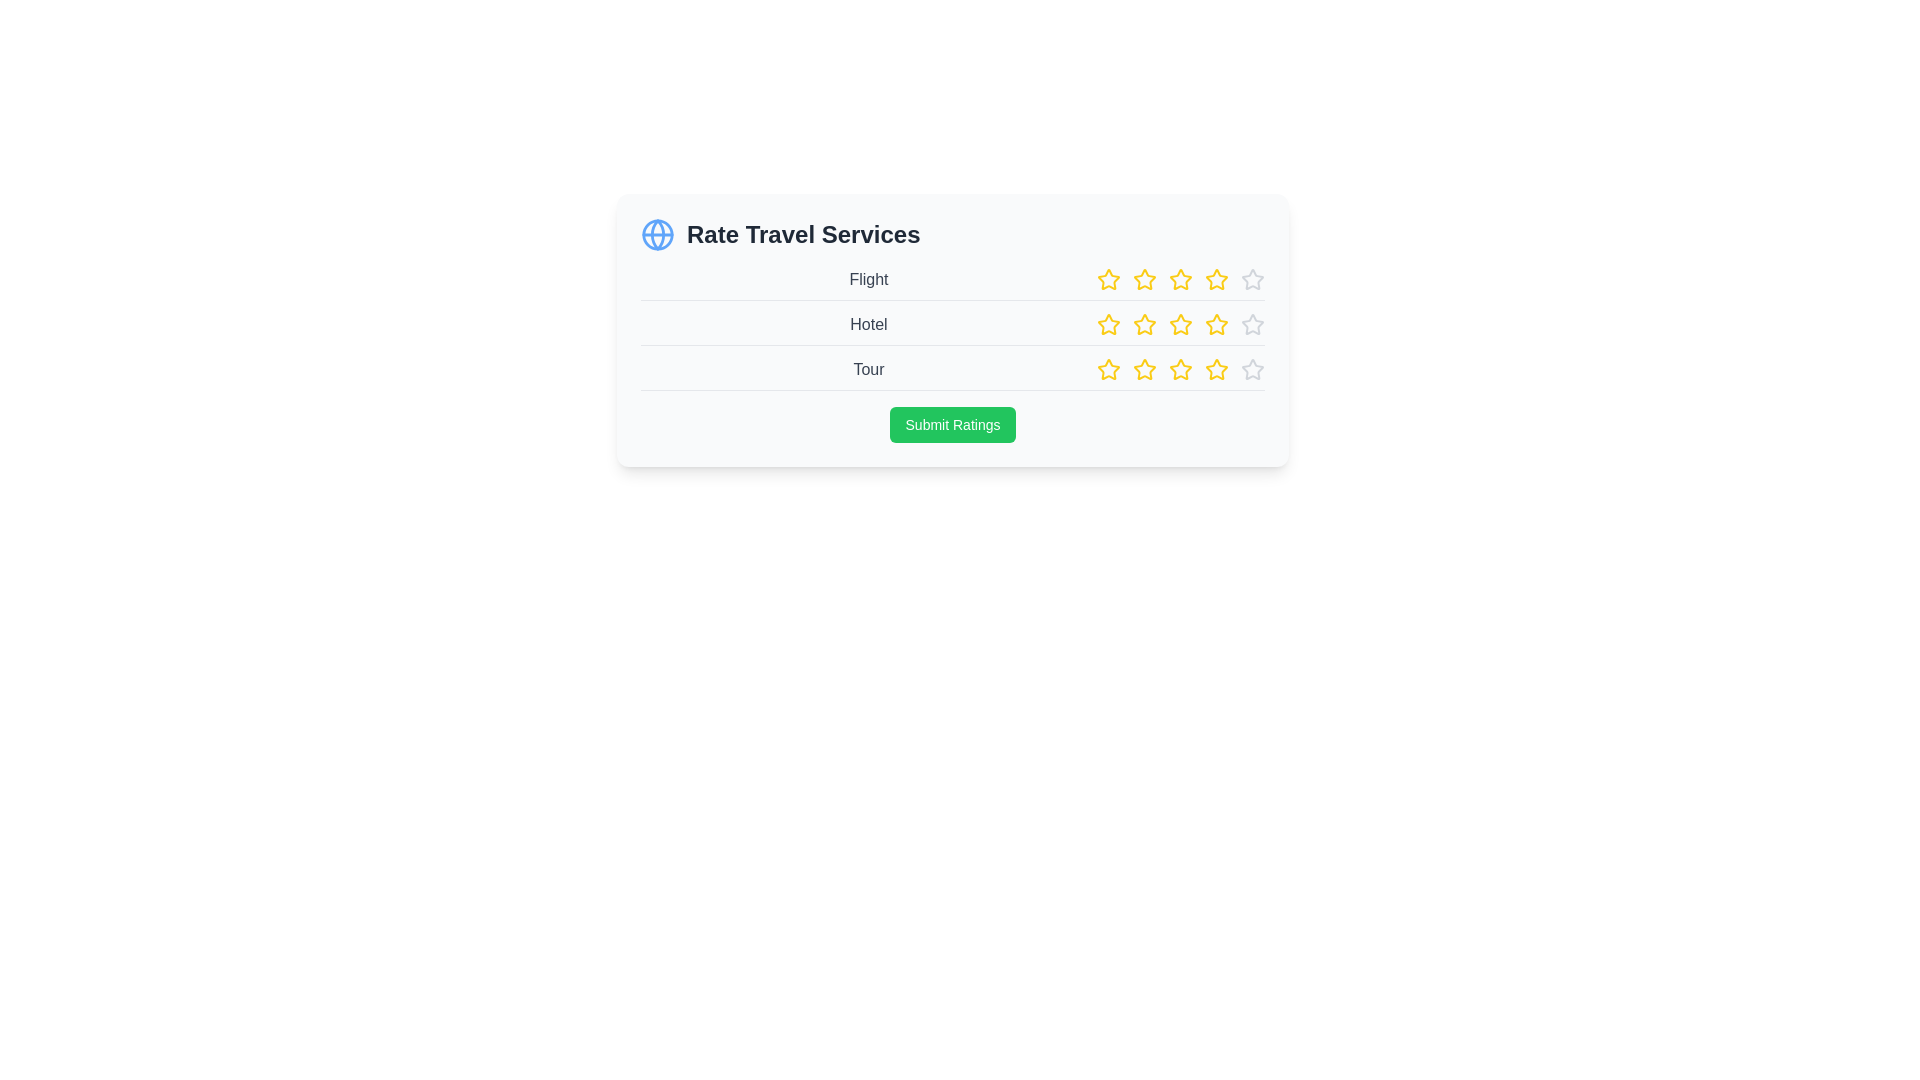 This screenshot has width=1920, height=1080. I want to click on the second star in the rating row for 'Flight', so click(1107, 279).